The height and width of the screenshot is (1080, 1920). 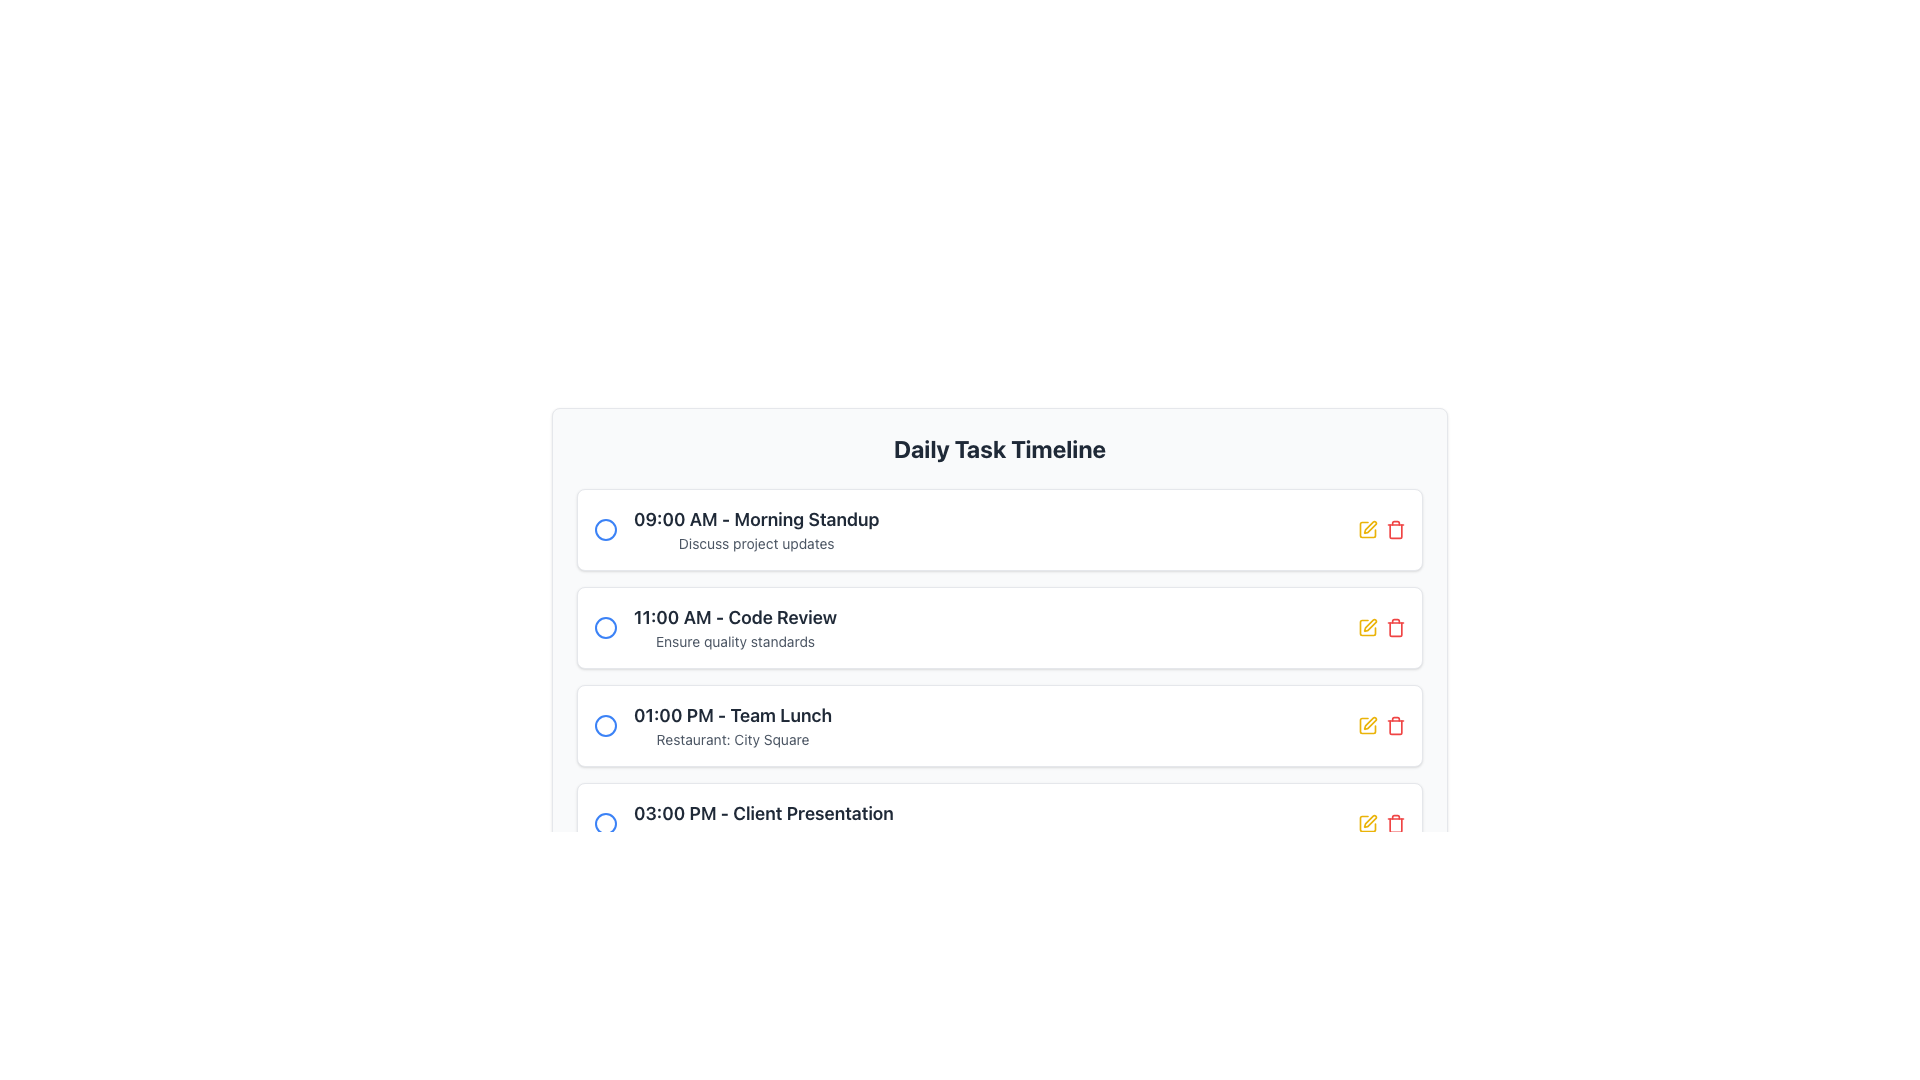 What do you see at coordinates (743, 824) in the screenshot?
I see `the last task entry in the scheduled tasks list` at bounding box center [743, 824].